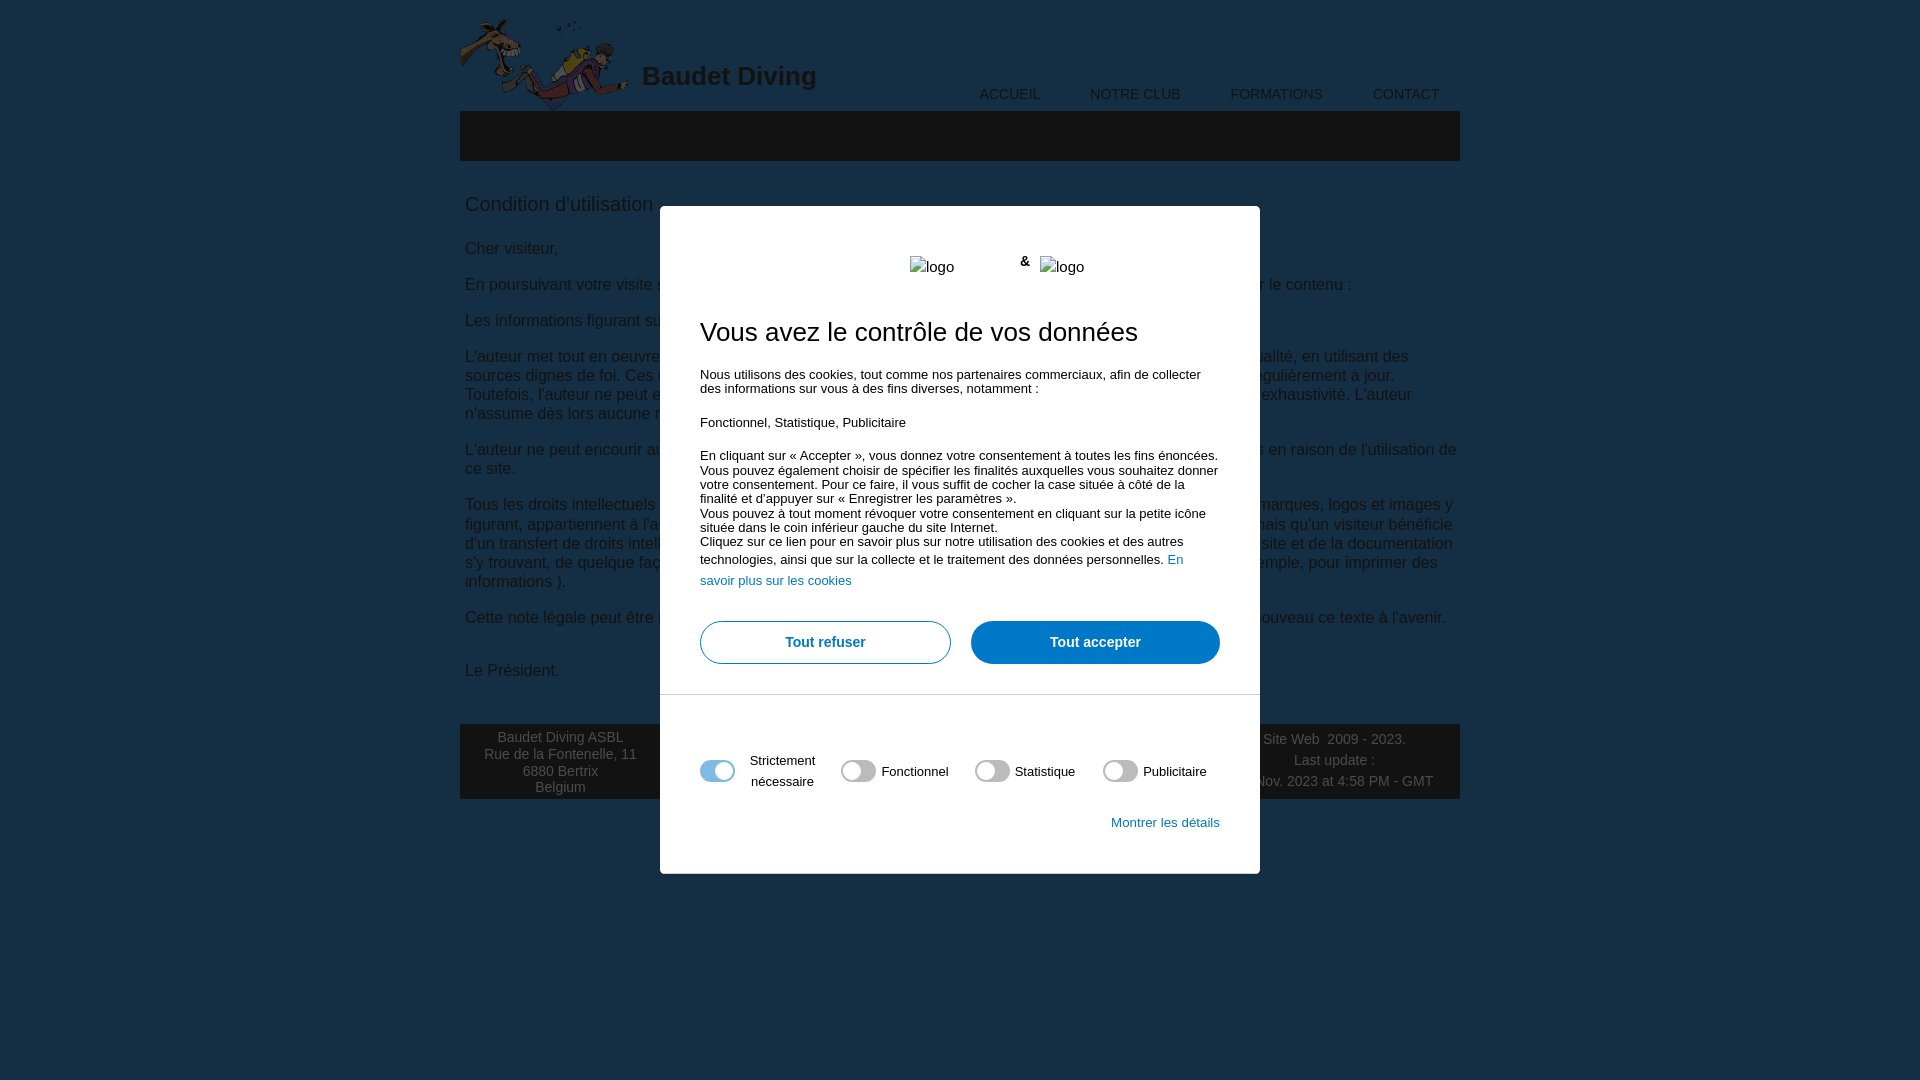  I want to click on 'NOTRE CLUB', so click(1136, 88).